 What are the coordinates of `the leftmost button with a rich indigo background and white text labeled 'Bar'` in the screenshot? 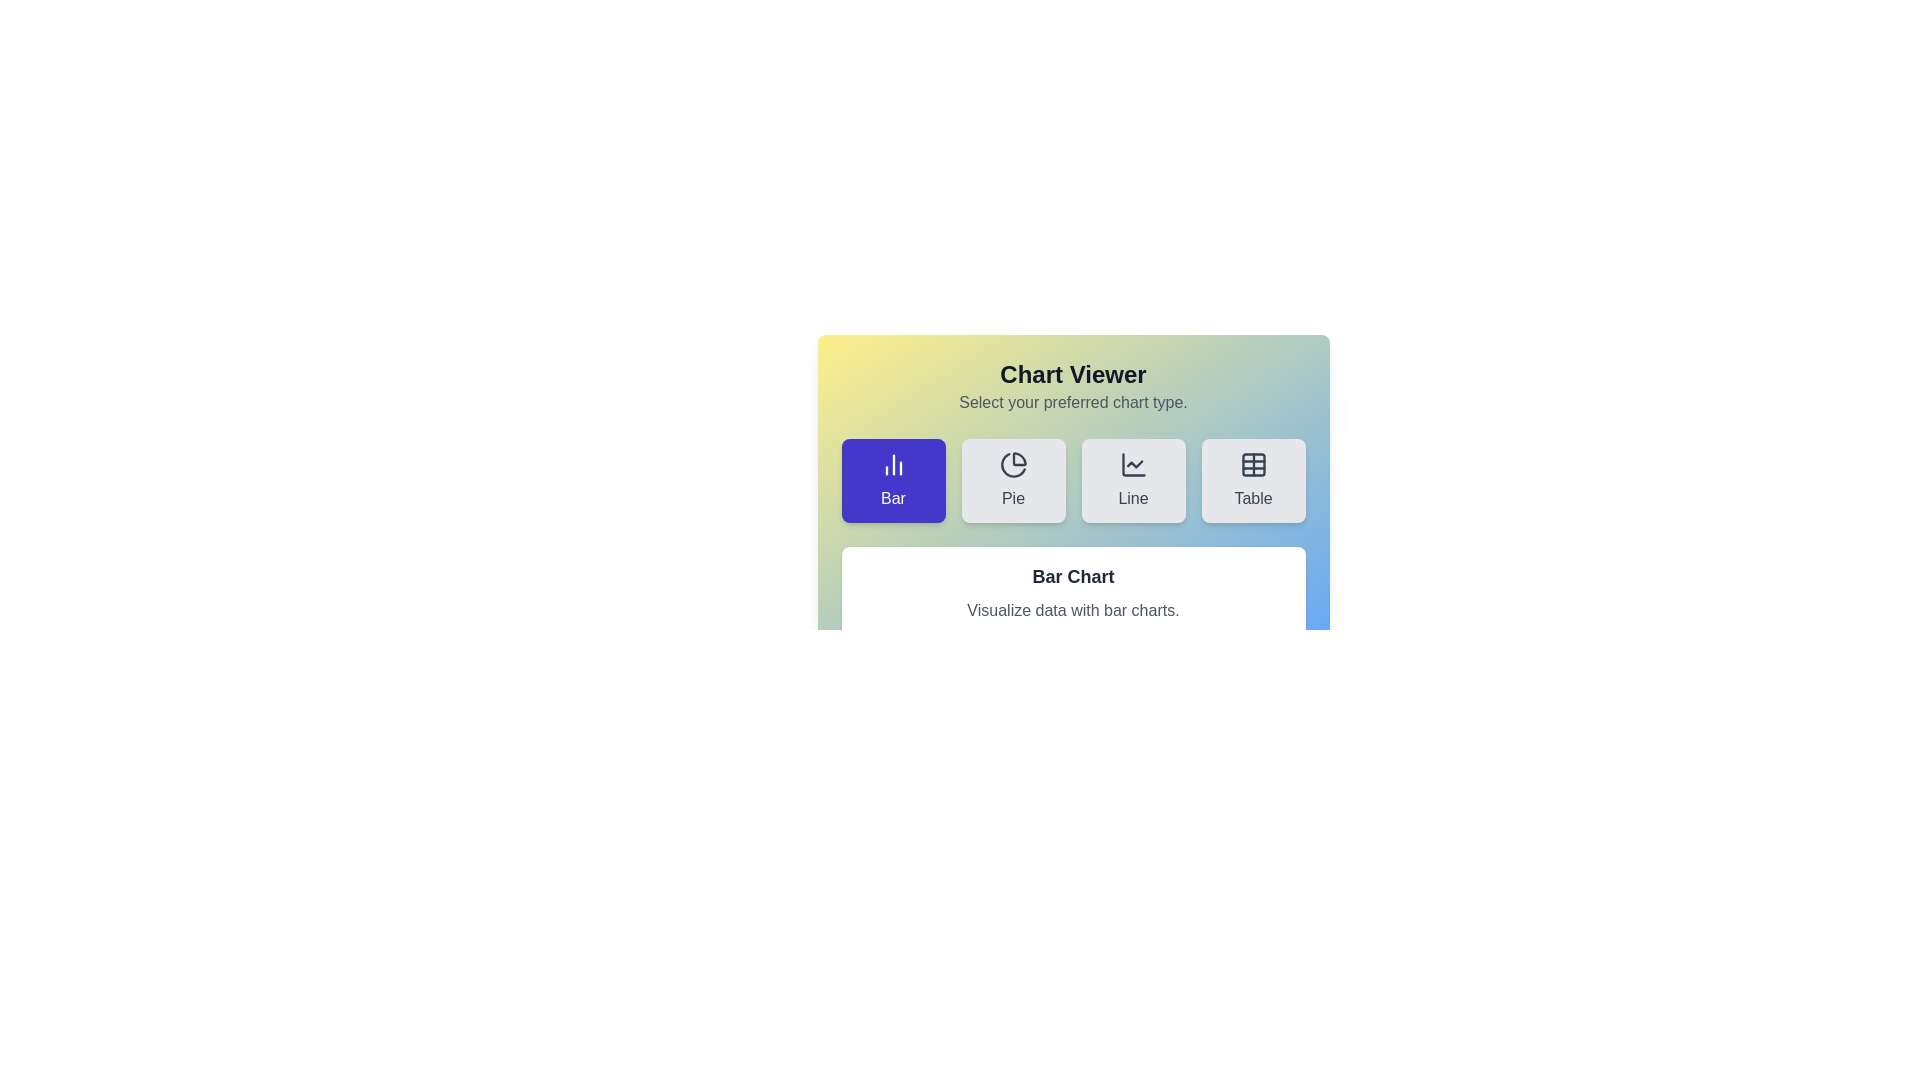 It's located at (892, 481).